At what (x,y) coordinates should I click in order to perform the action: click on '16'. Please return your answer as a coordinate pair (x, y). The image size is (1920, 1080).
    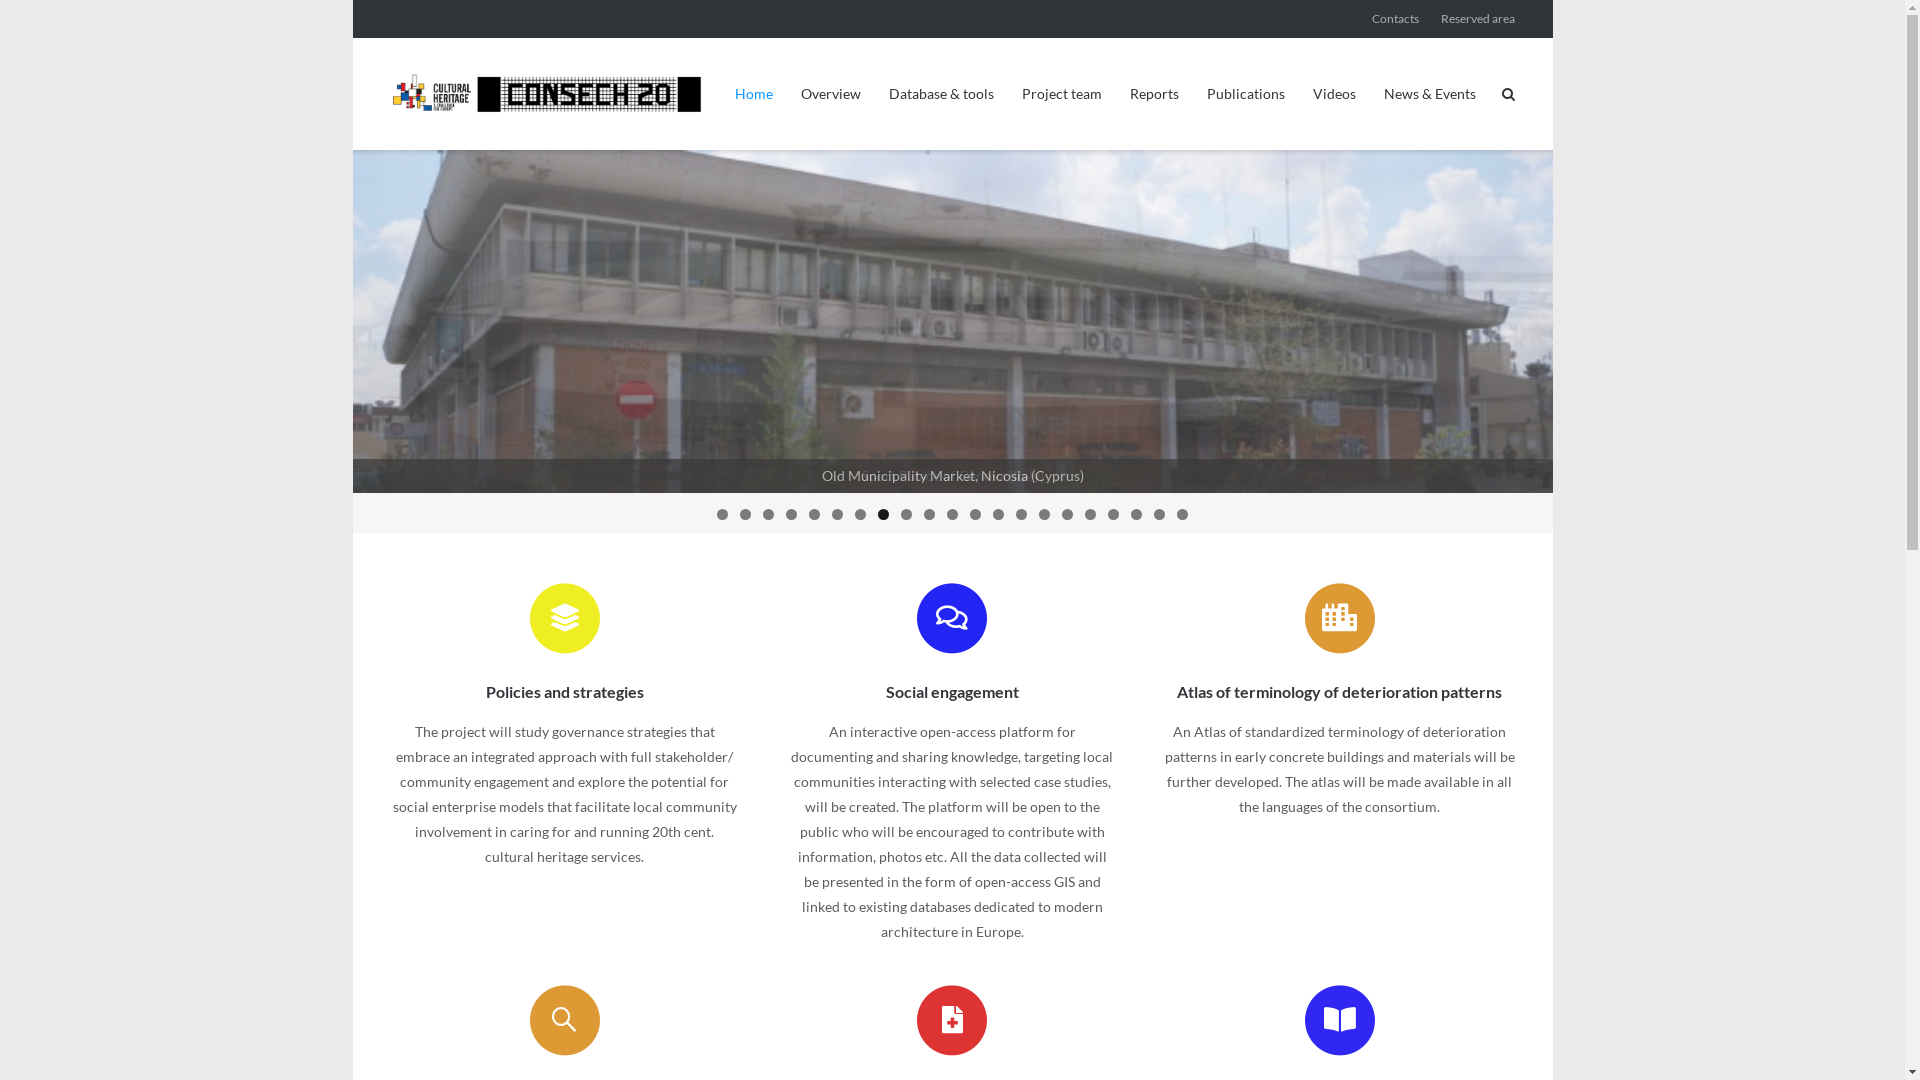
    Looking at the image, I should click on (1066, 513).